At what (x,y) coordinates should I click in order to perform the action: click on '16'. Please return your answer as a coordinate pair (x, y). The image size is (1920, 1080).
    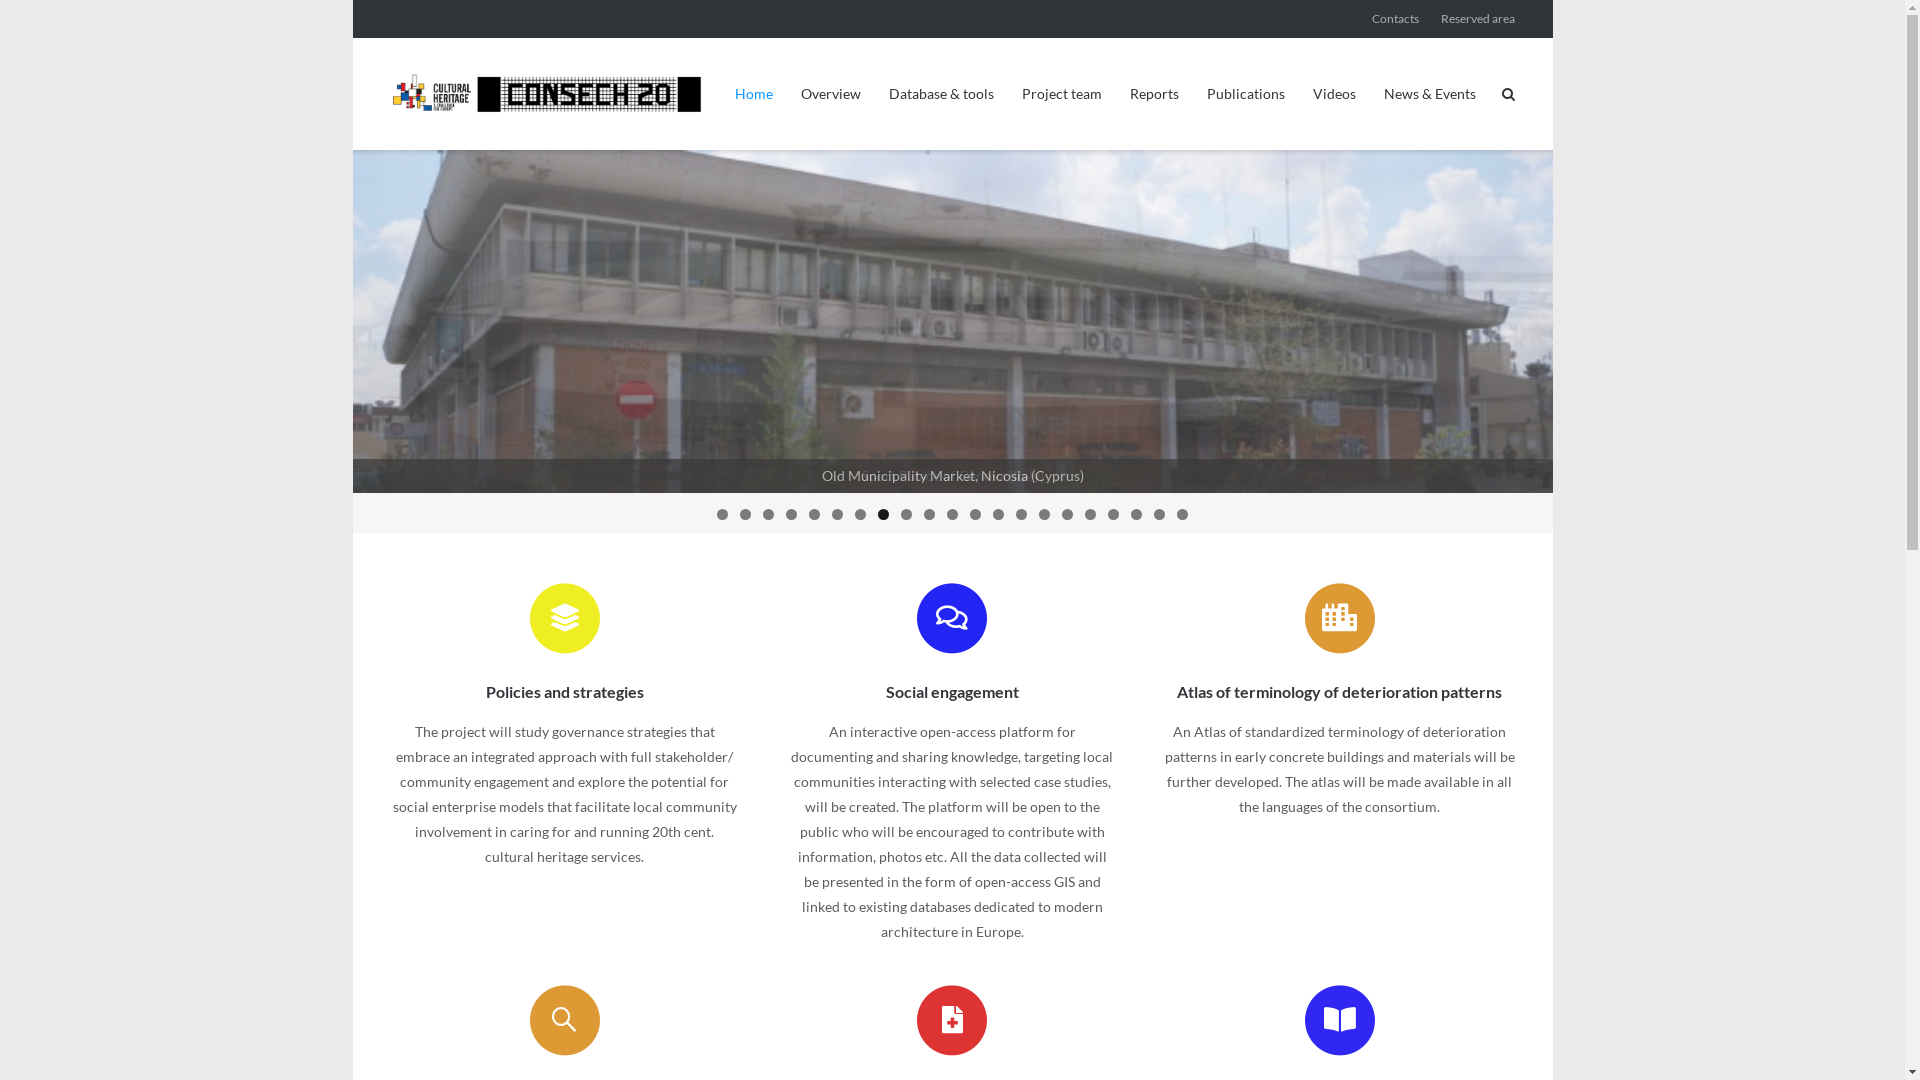
    Looking at the image, I should click on (1066, 513).